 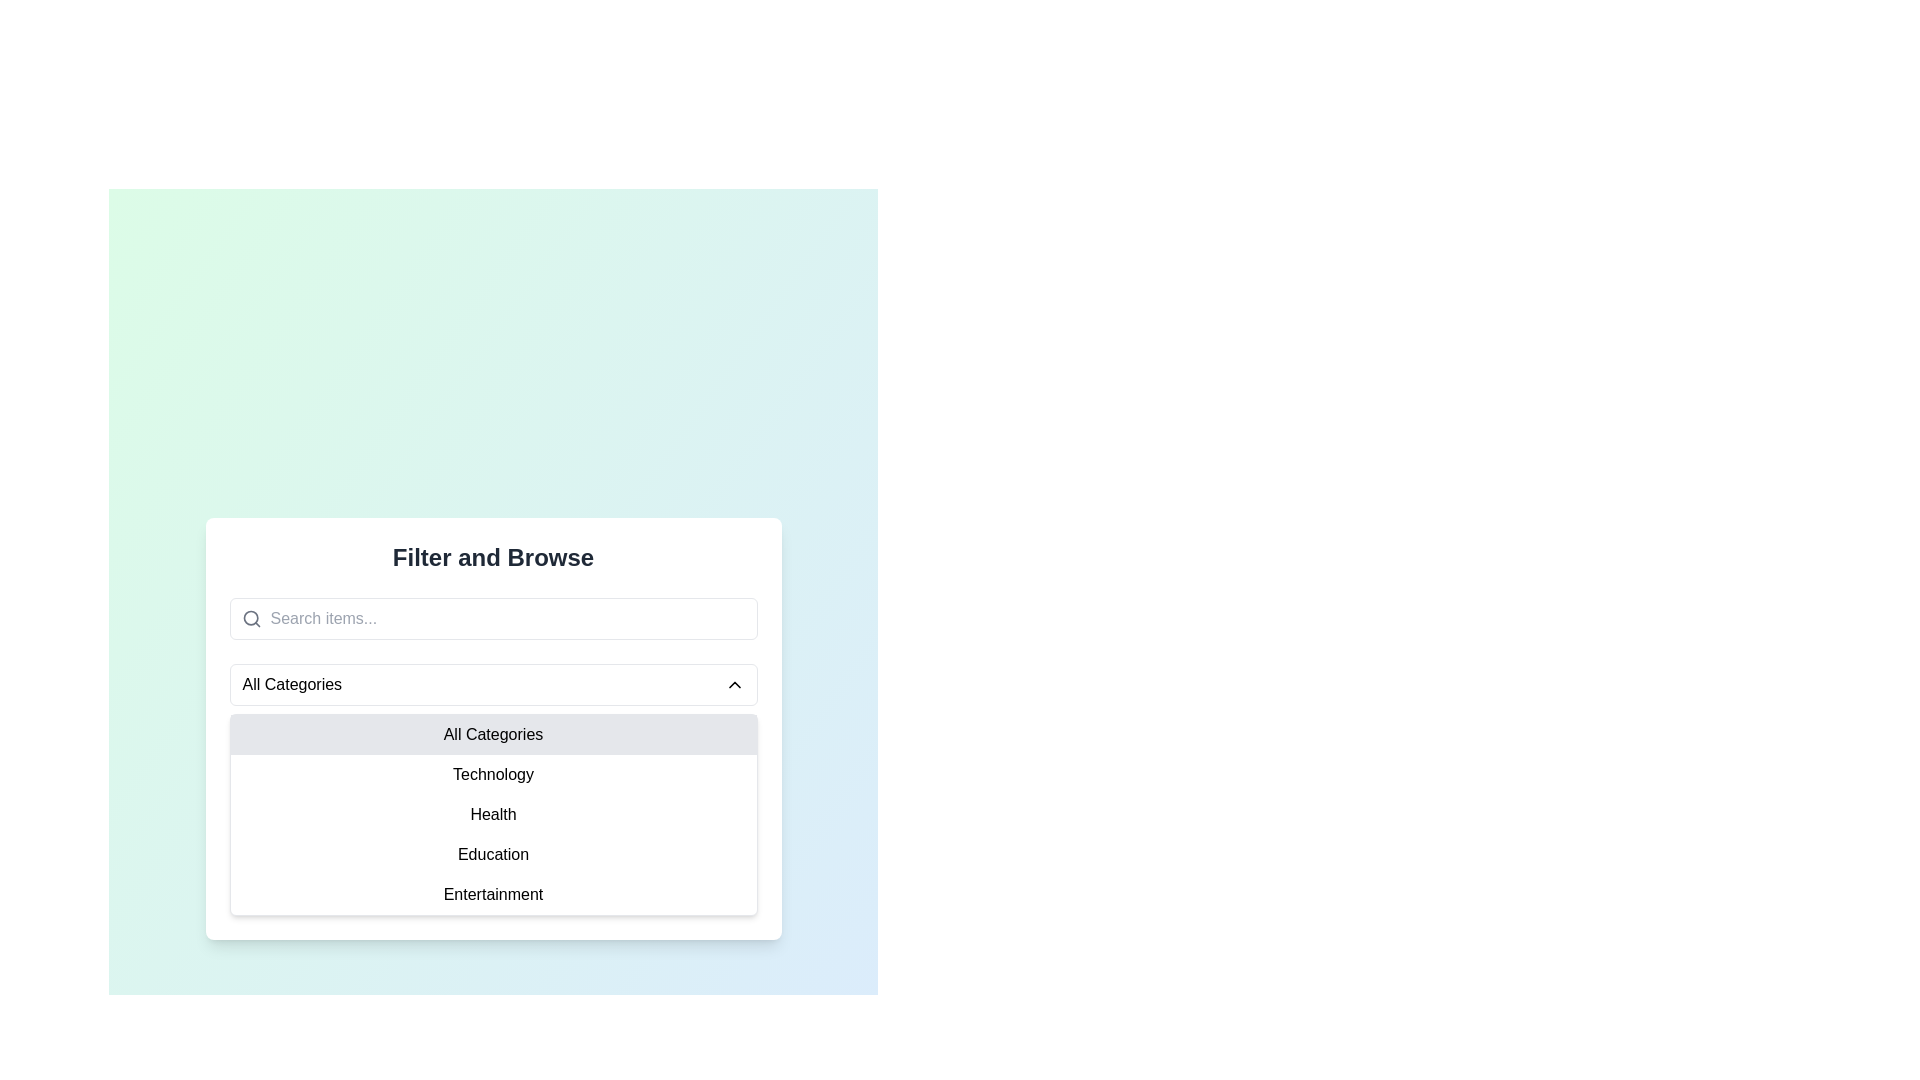 What do you see at coordinates (733, 684) in the screenshot?
I see `the icon located at the right end of the dropdown bar labeled 'All Categories' to collapse or close the dropdown menu` at bounding box center [733, 684].